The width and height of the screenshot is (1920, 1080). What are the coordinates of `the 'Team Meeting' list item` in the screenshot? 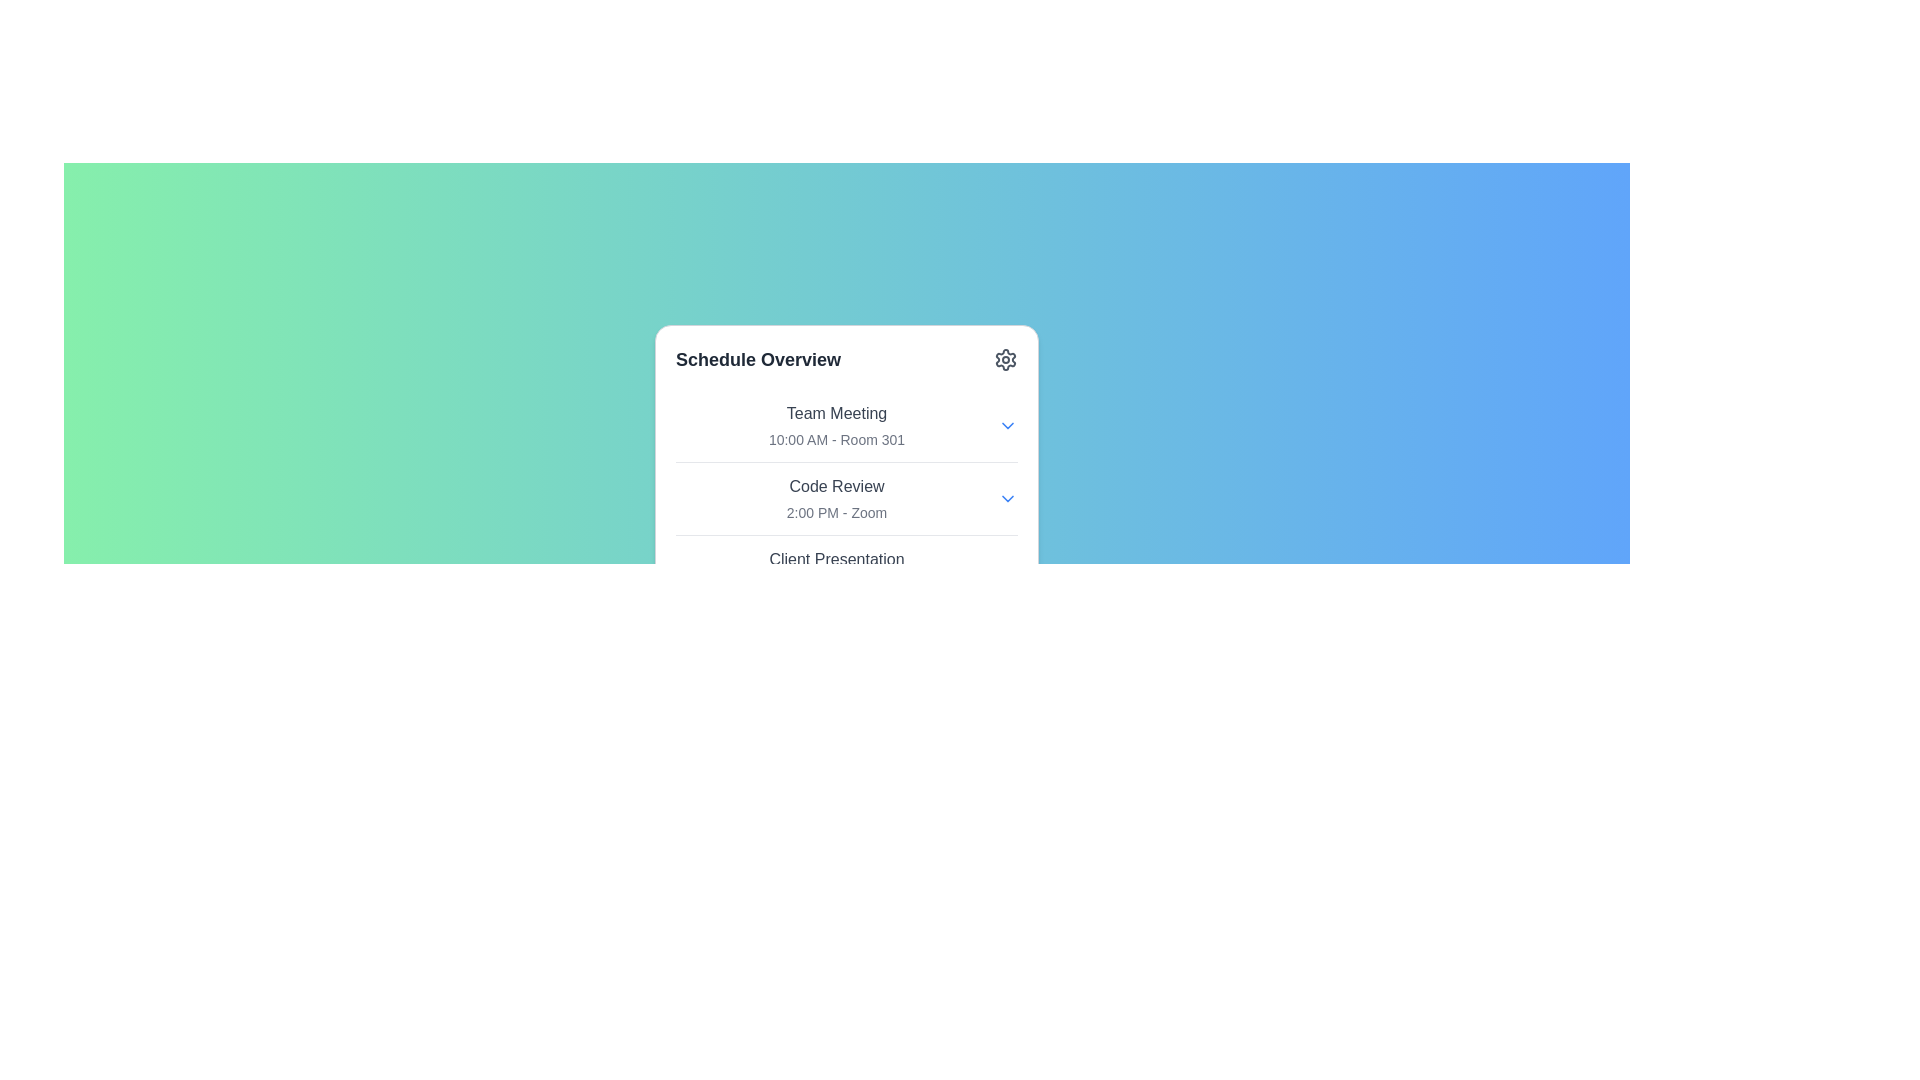 It's located at (846, 424).